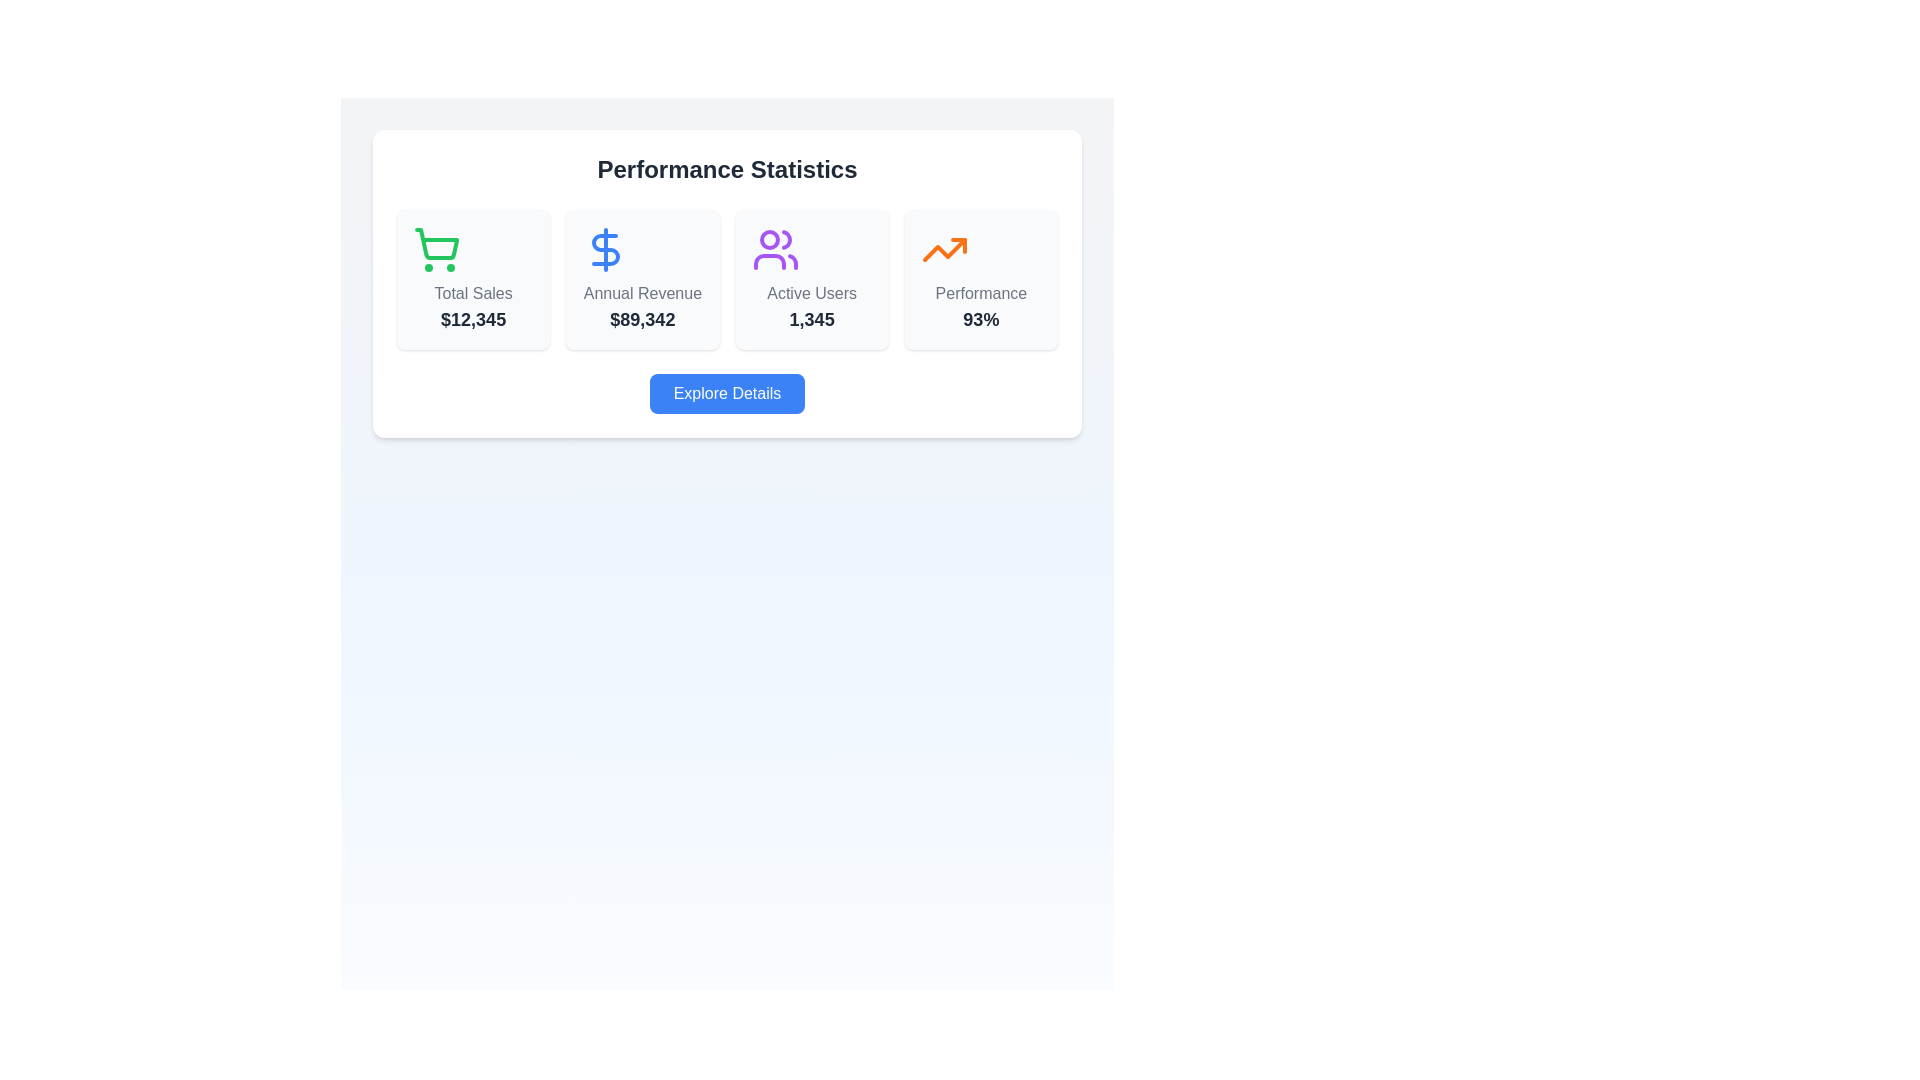 The height and width of the screenshot is (1080, 1920). What do you see at coordinates (812, 293) in the screenshot?
I see `the 'Active Users' text label, which indicates the number of active users and is positioned below the user group icon and above the numeric value '1,345'` at bounding box center [812, 293].